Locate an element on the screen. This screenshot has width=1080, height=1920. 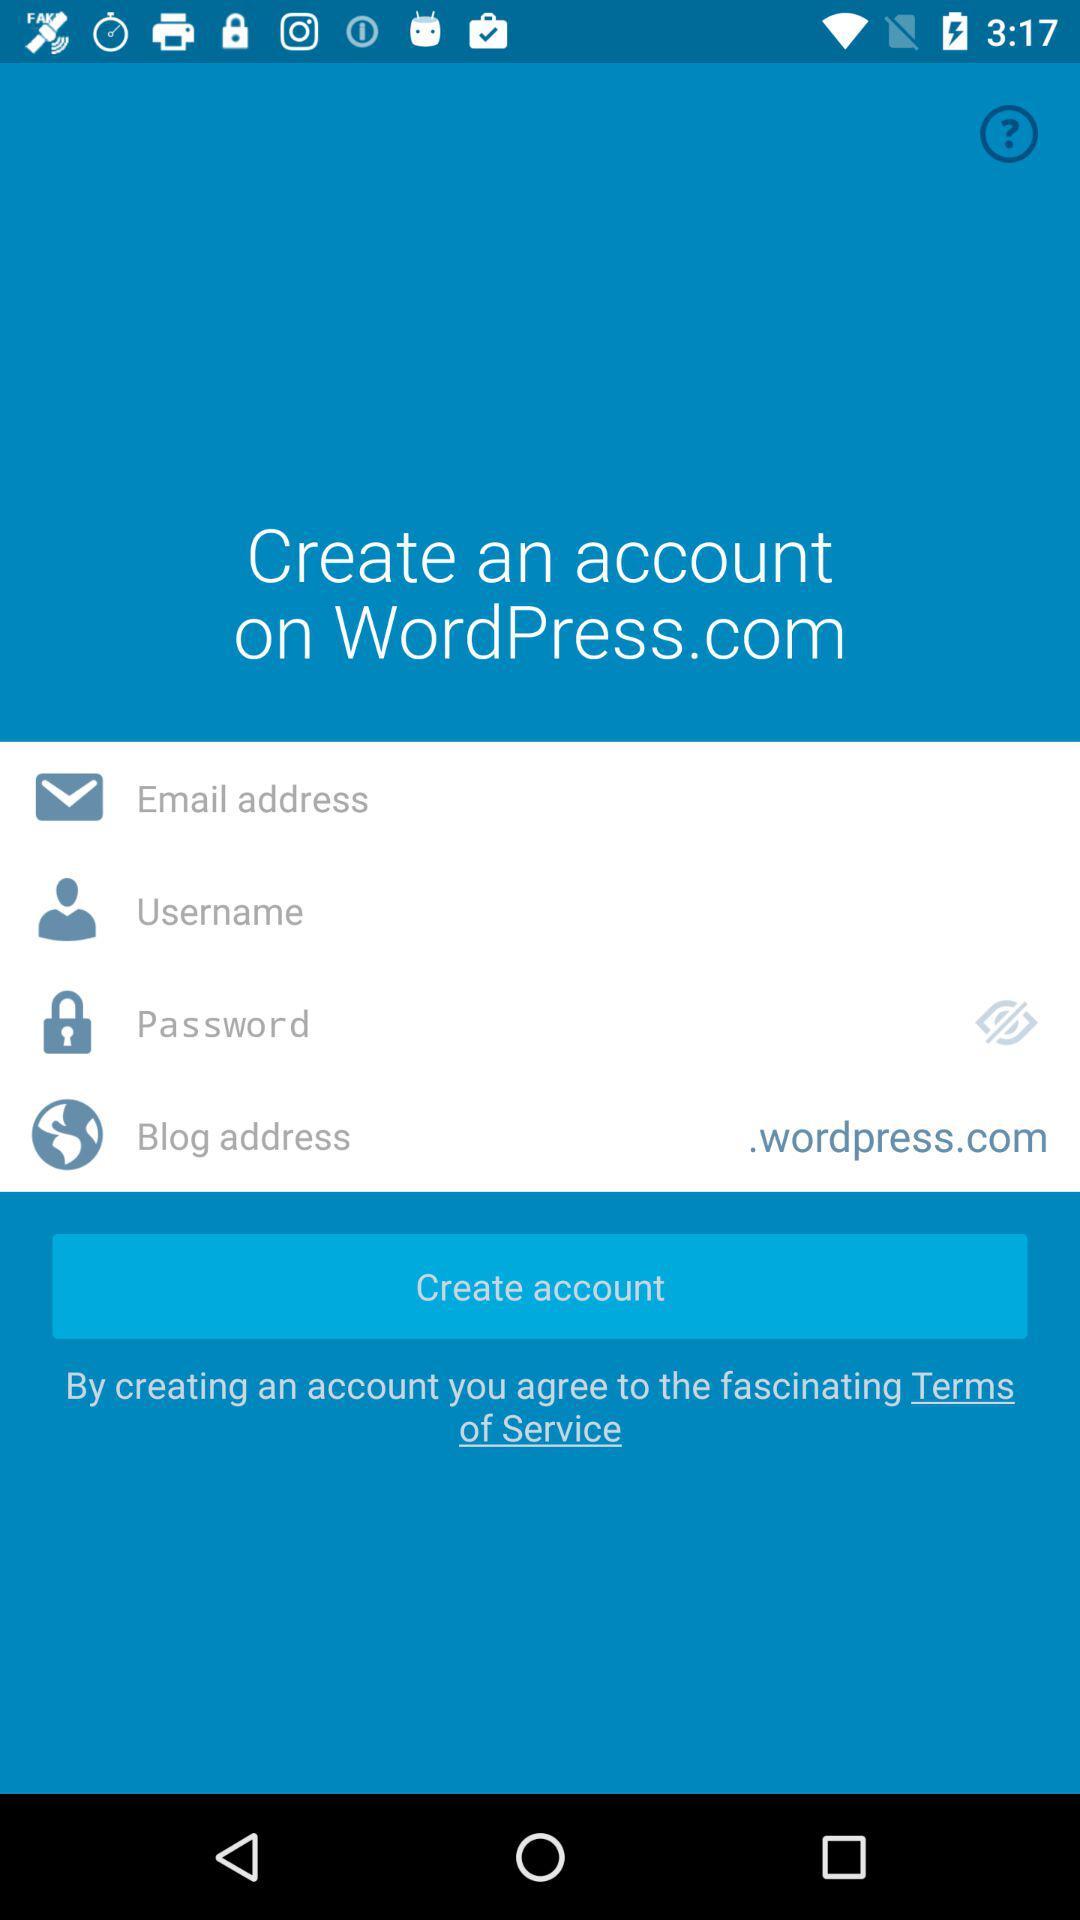
blog address is located at coordinates (425, 1135).